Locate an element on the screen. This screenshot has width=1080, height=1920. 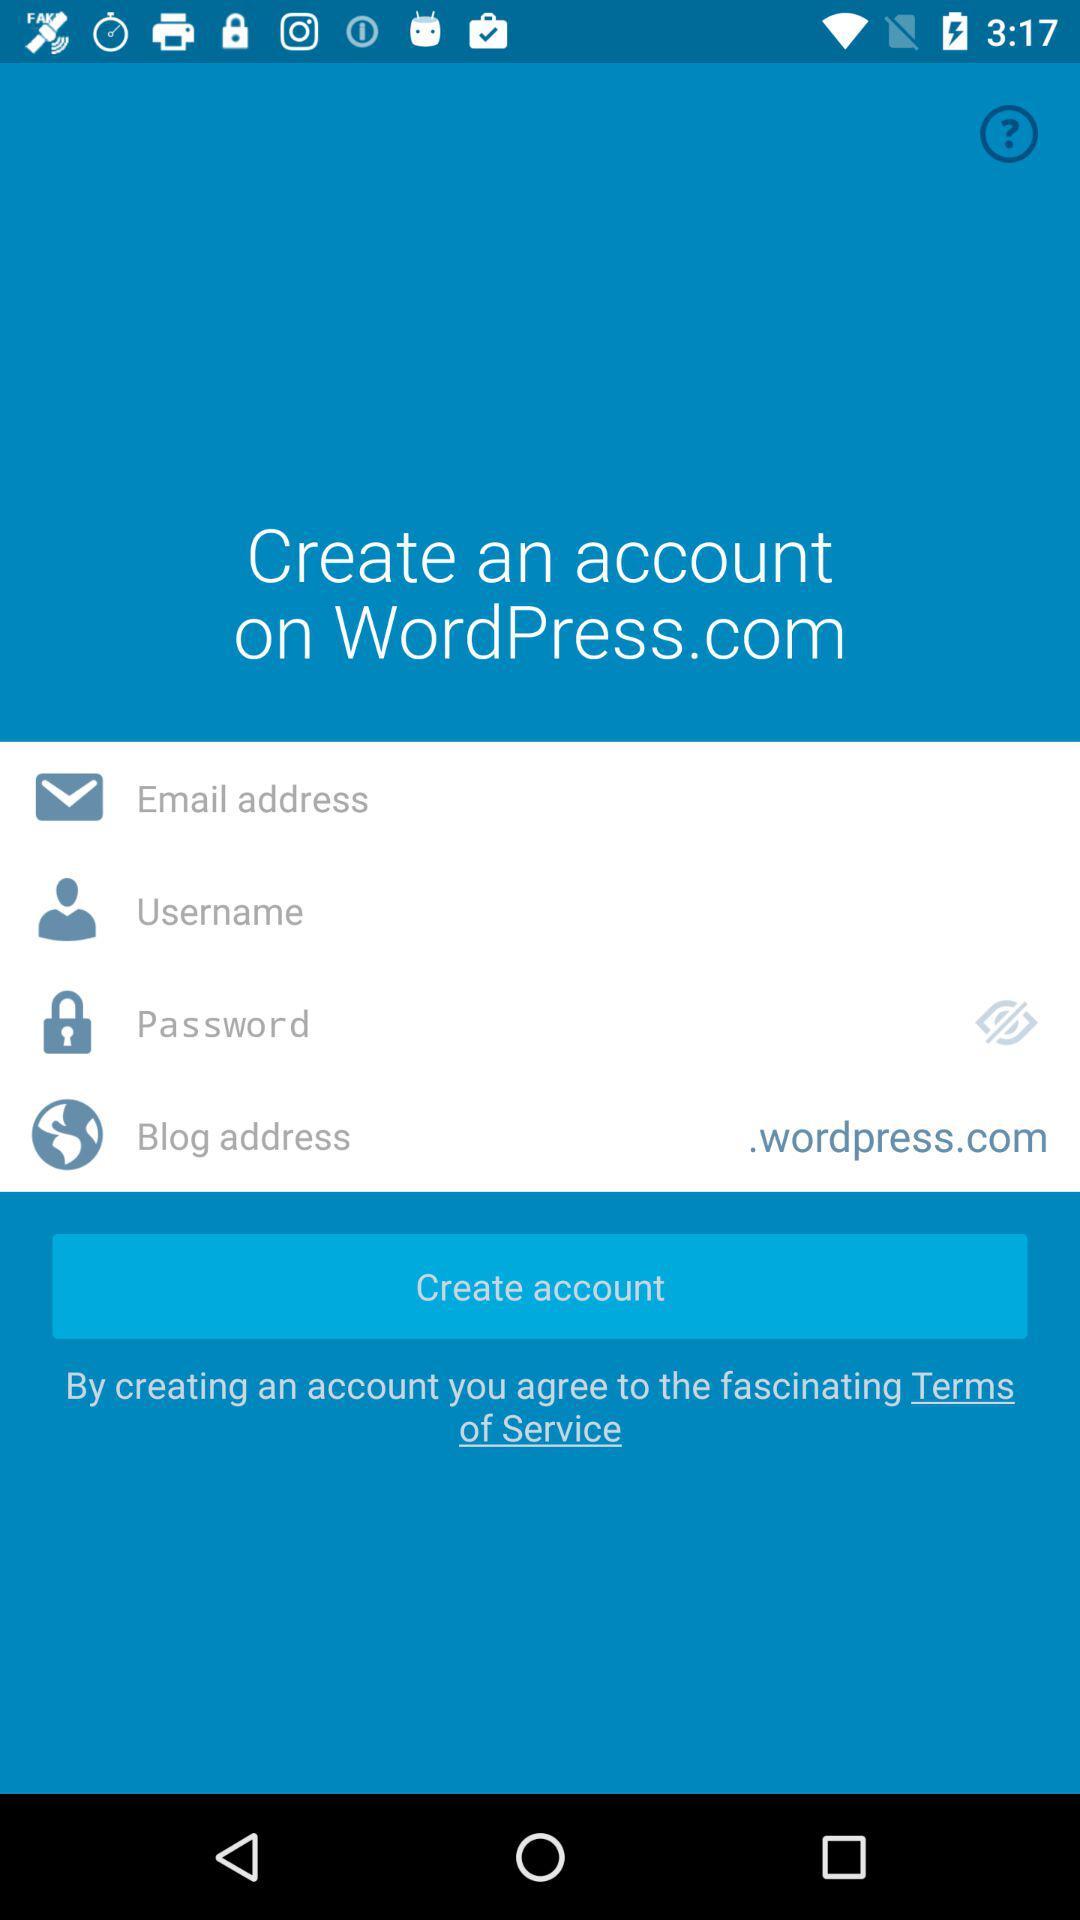
blog address is located at coordinates (425, 1135).